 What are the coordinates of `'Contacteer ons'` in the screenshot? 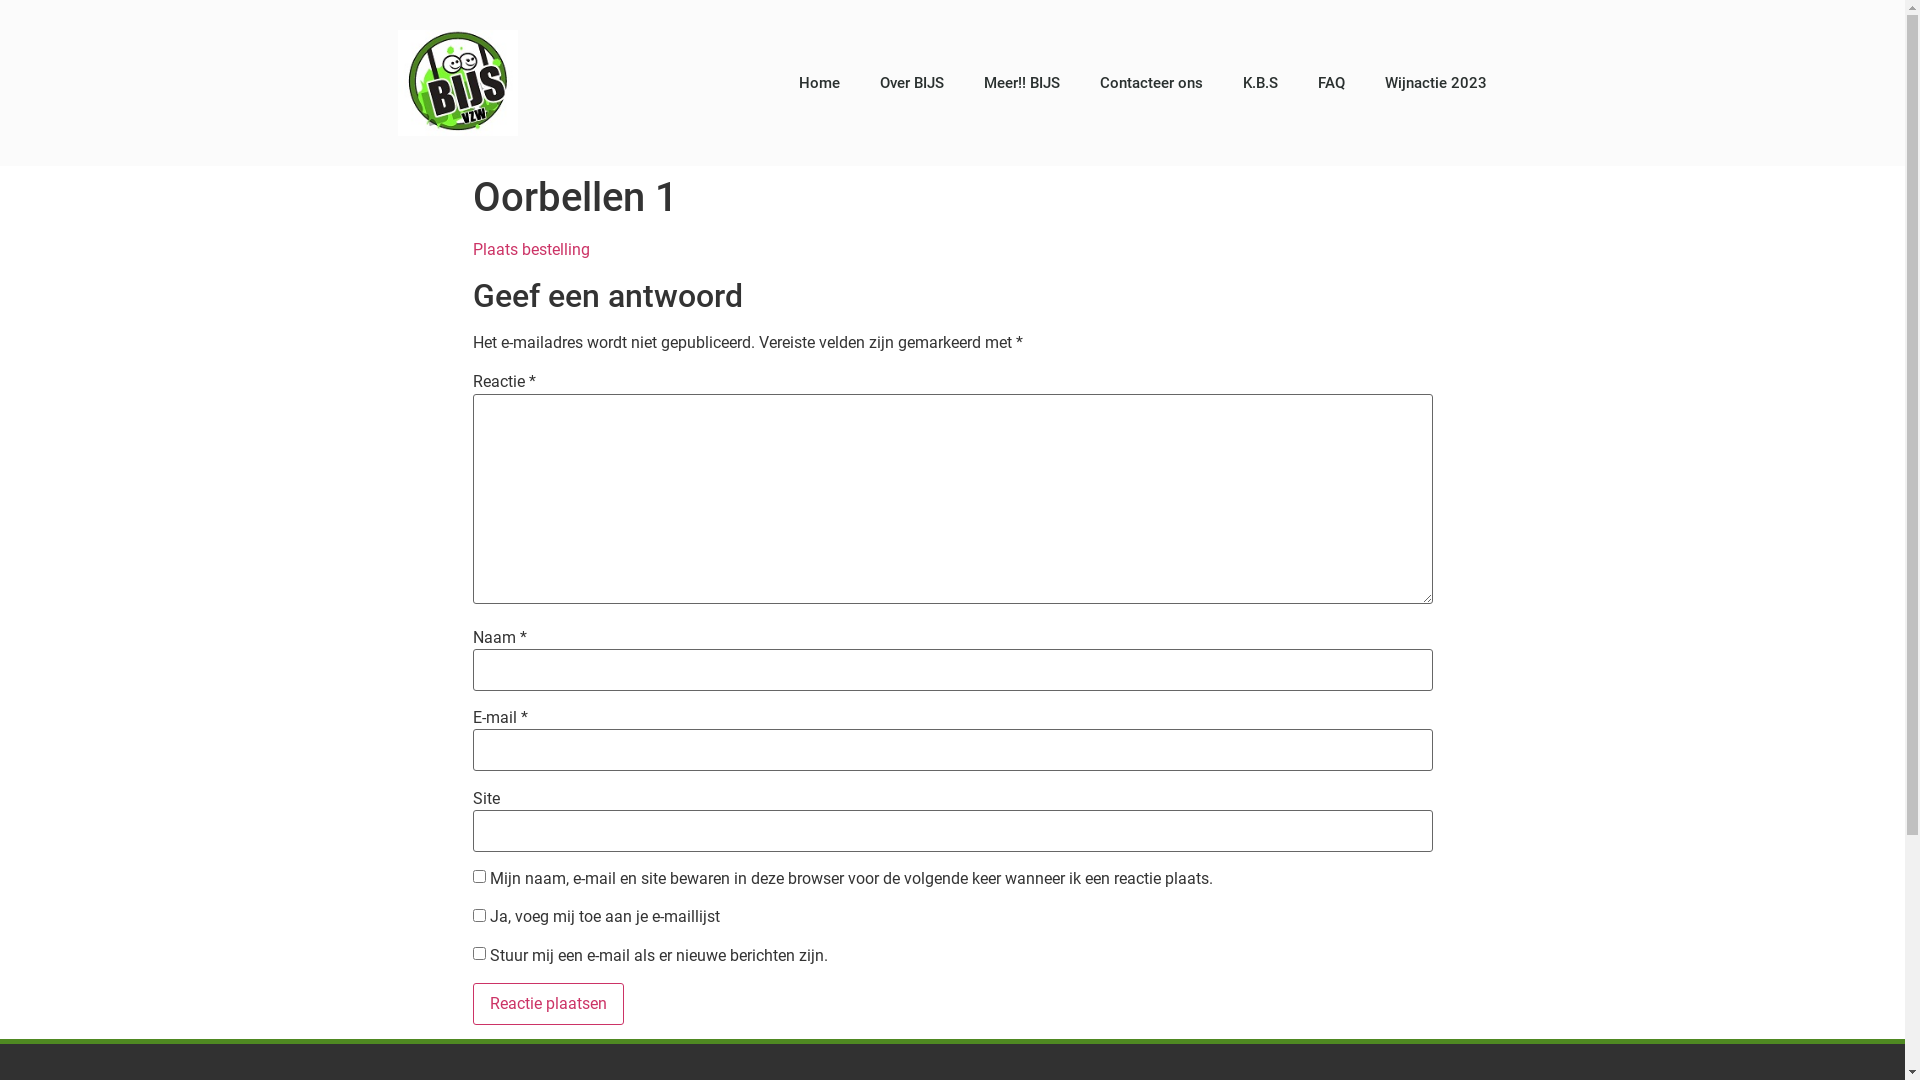 It's located at (1151, 82).